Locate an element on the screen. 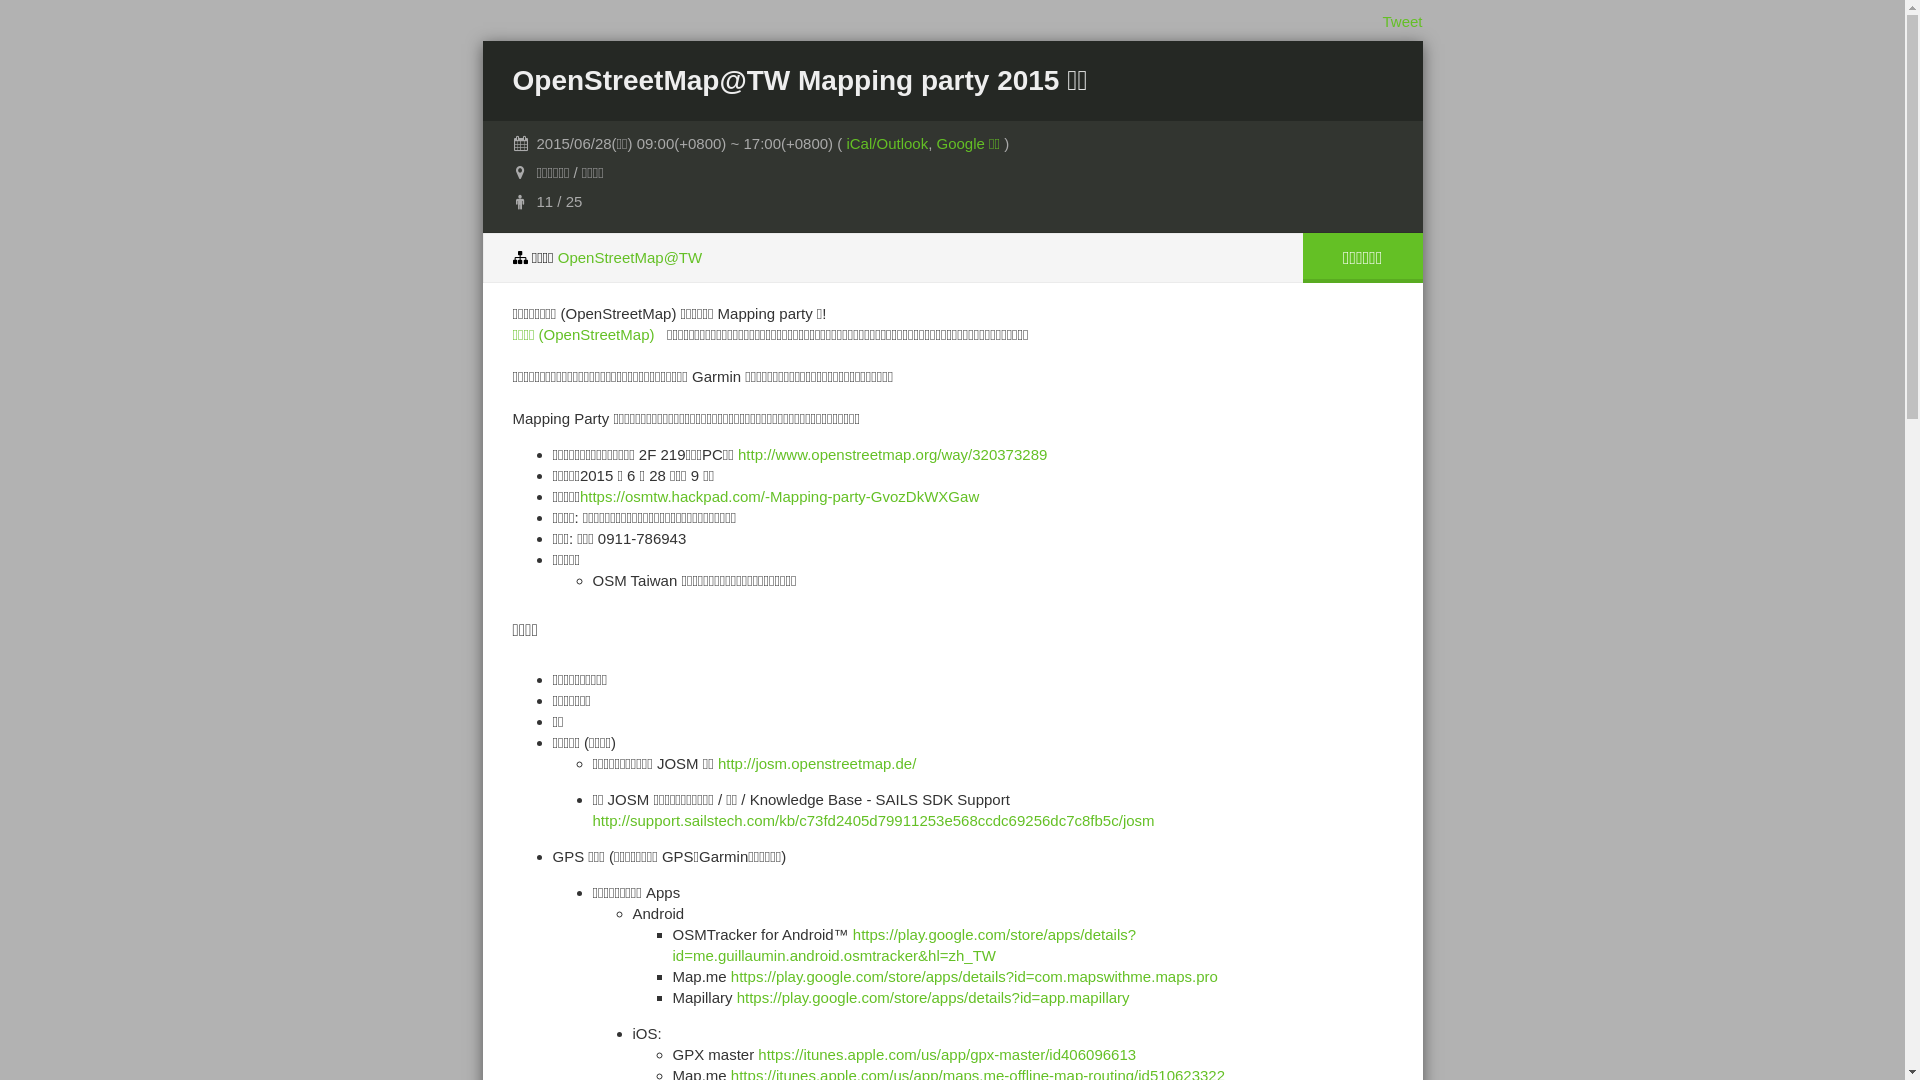 The image size is (1920, 1080). 'Tweet' is located at coordinates (1400, 21).